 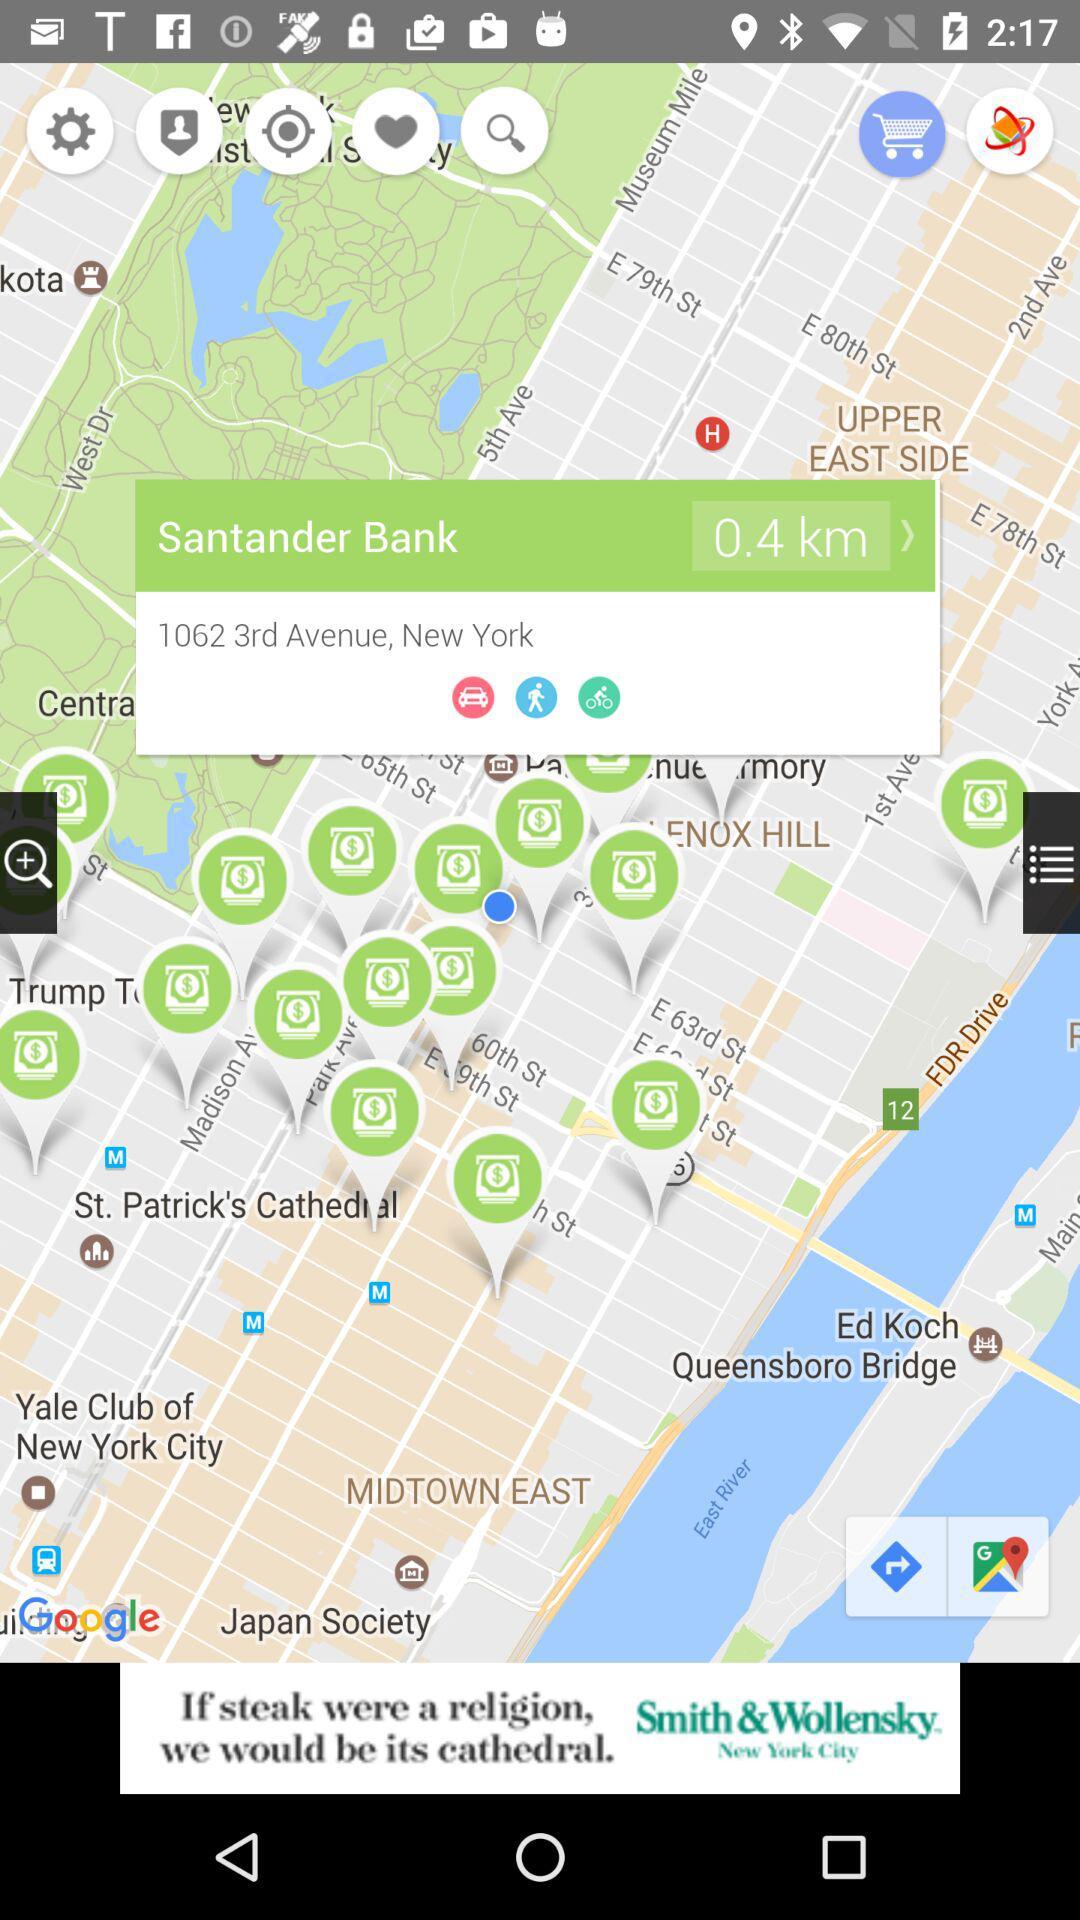 What do you see at coordinates (902, 135) in the screenshot?
I see `the cart icon` at bounding box center [902, 135].